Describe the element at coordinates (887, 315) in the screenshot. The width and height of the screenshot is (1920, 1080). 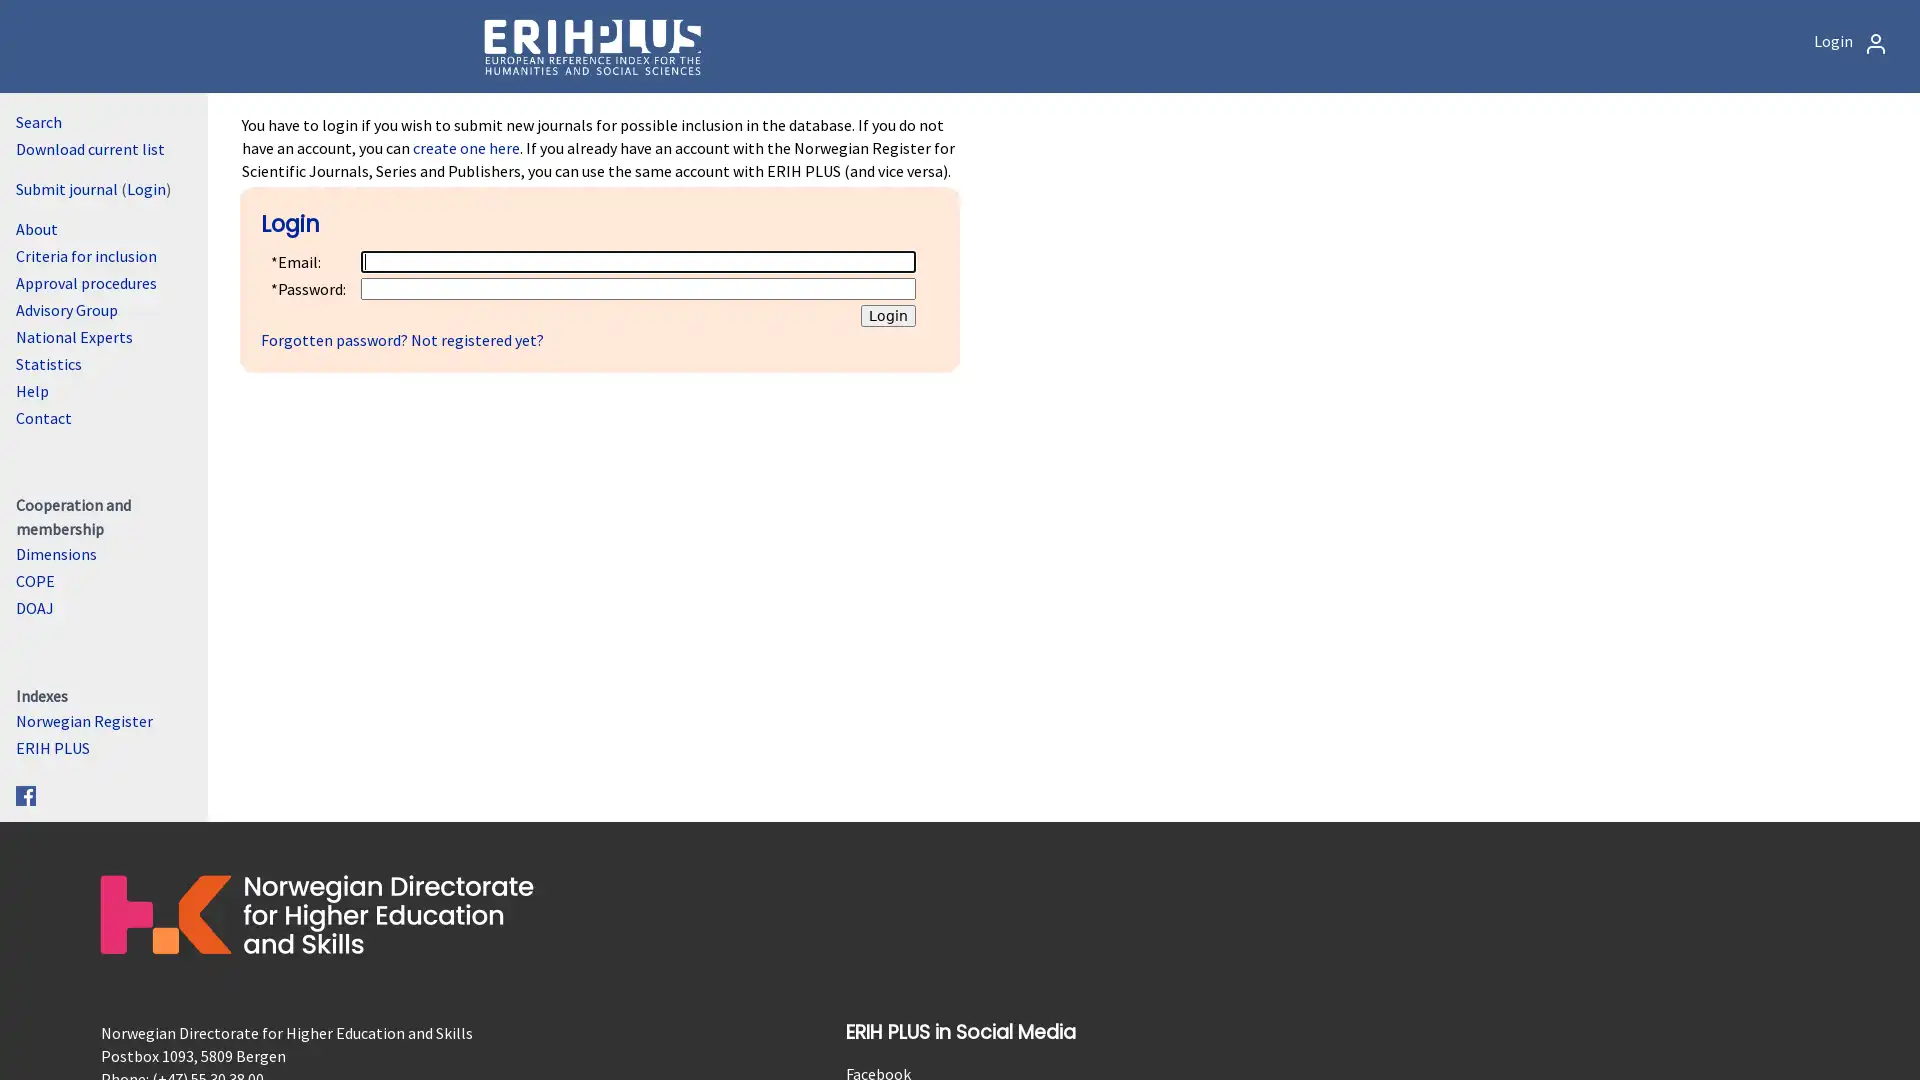
I see `Login` at that location.